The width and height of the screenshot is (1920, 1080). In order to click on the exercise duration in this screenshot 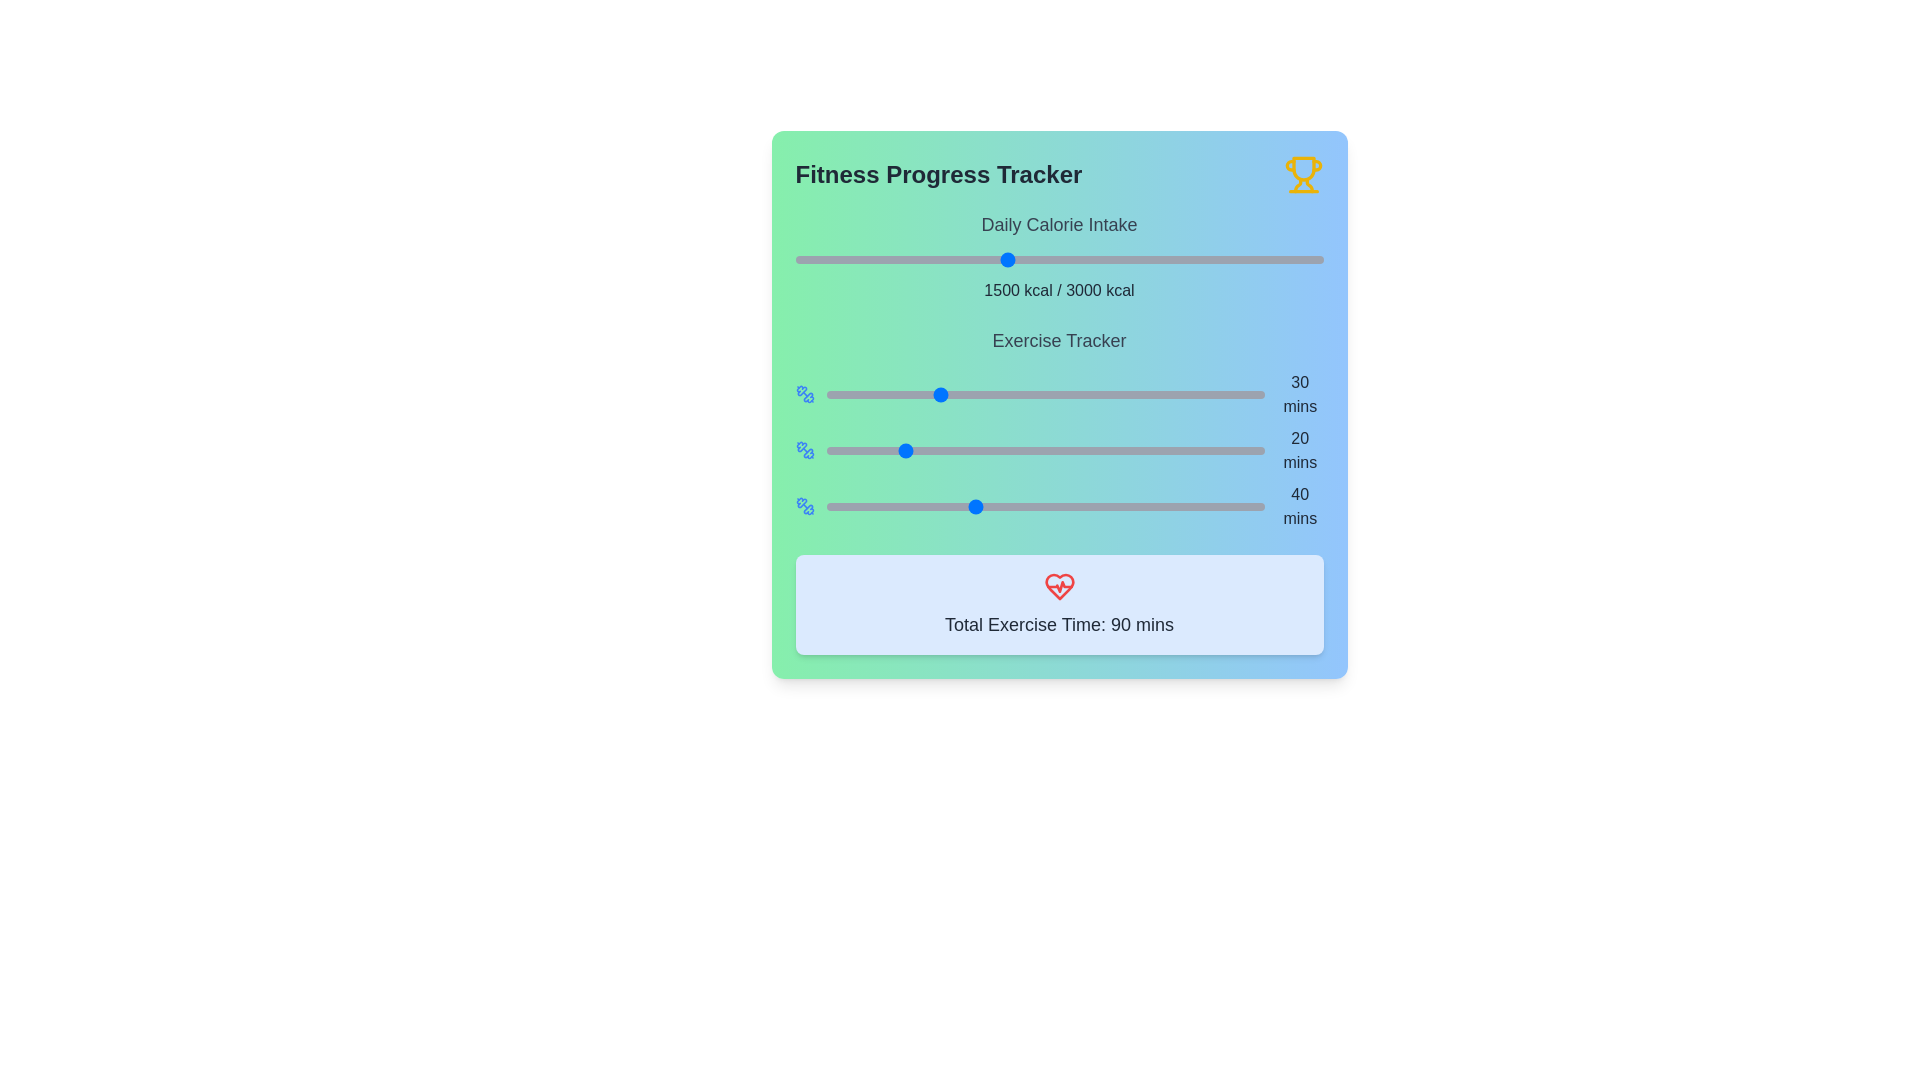, I will do `click(884, 505)`.